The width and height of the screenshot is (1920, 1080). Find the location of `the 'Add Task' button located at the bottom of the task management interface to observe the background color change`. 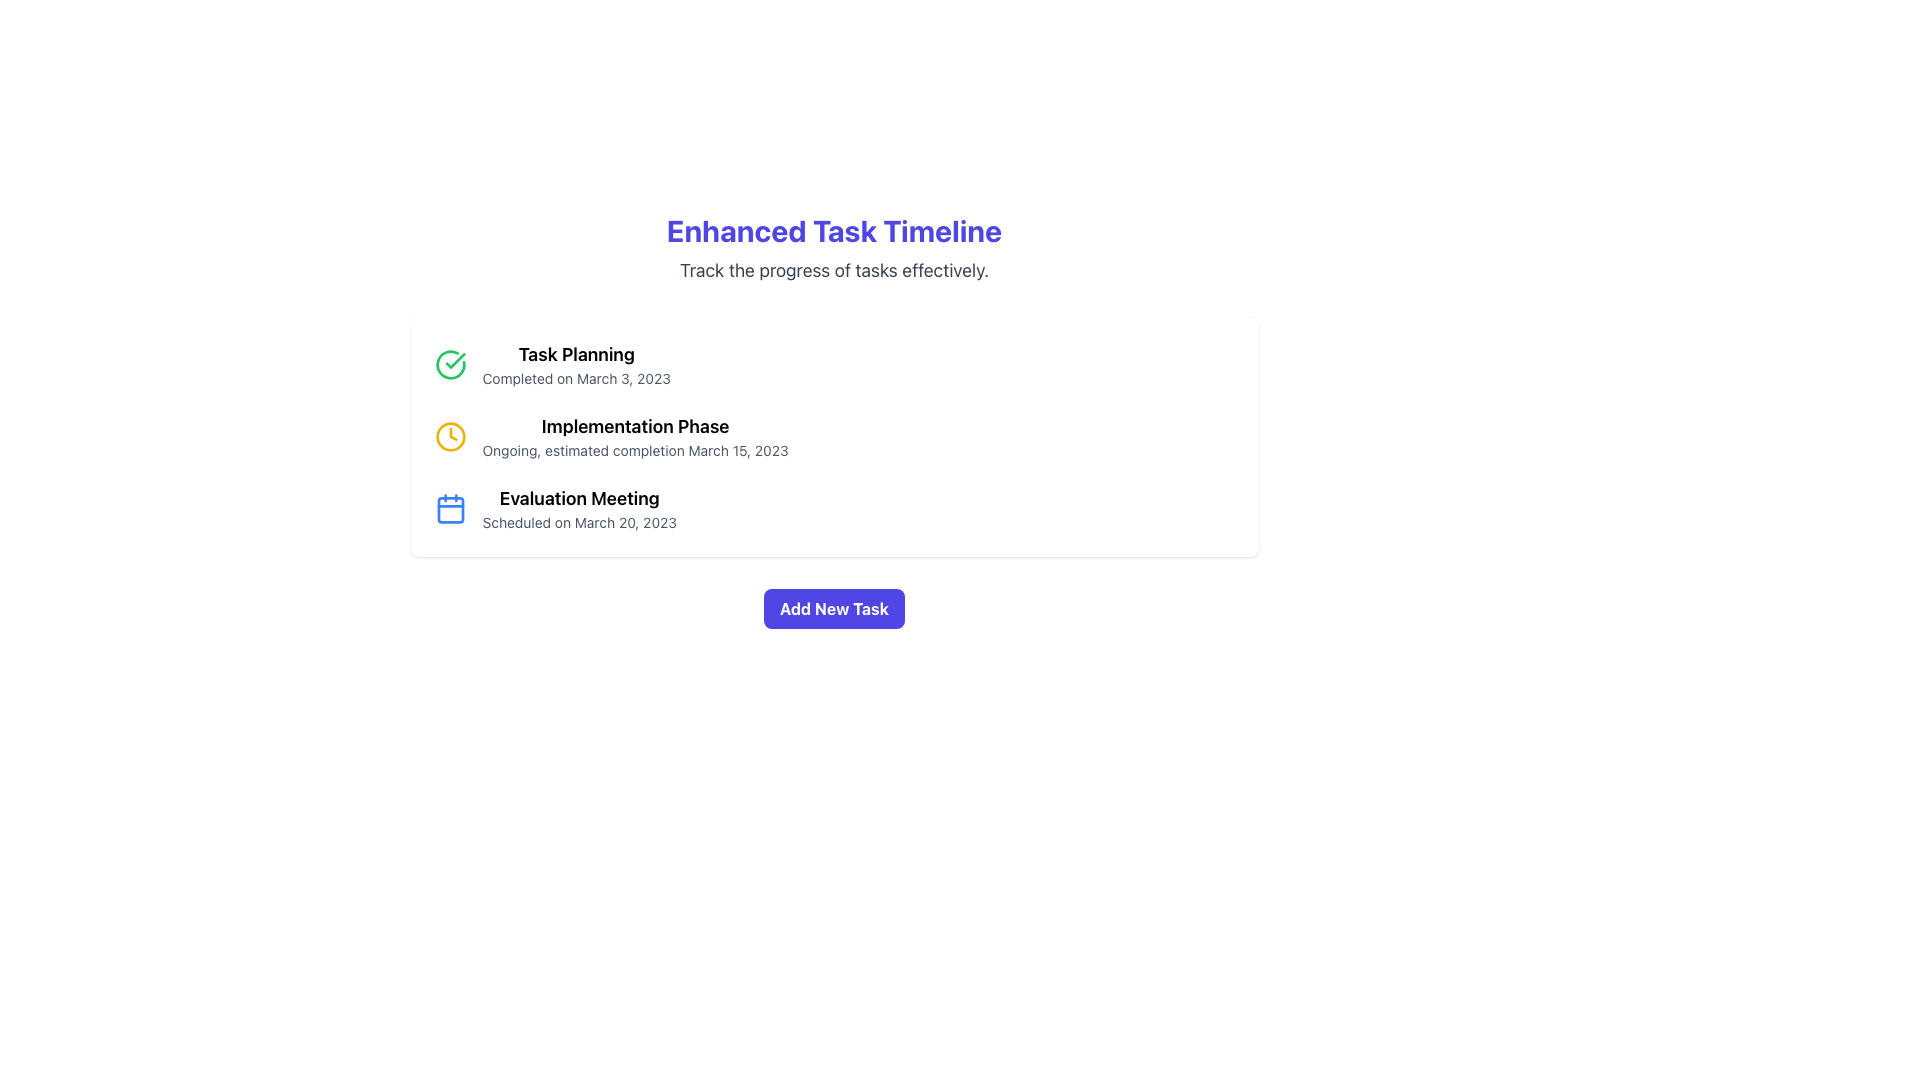

the 'Add Task' button located at the bottom of the task management interface to observe the background color change is located at coordinates (834, 608).